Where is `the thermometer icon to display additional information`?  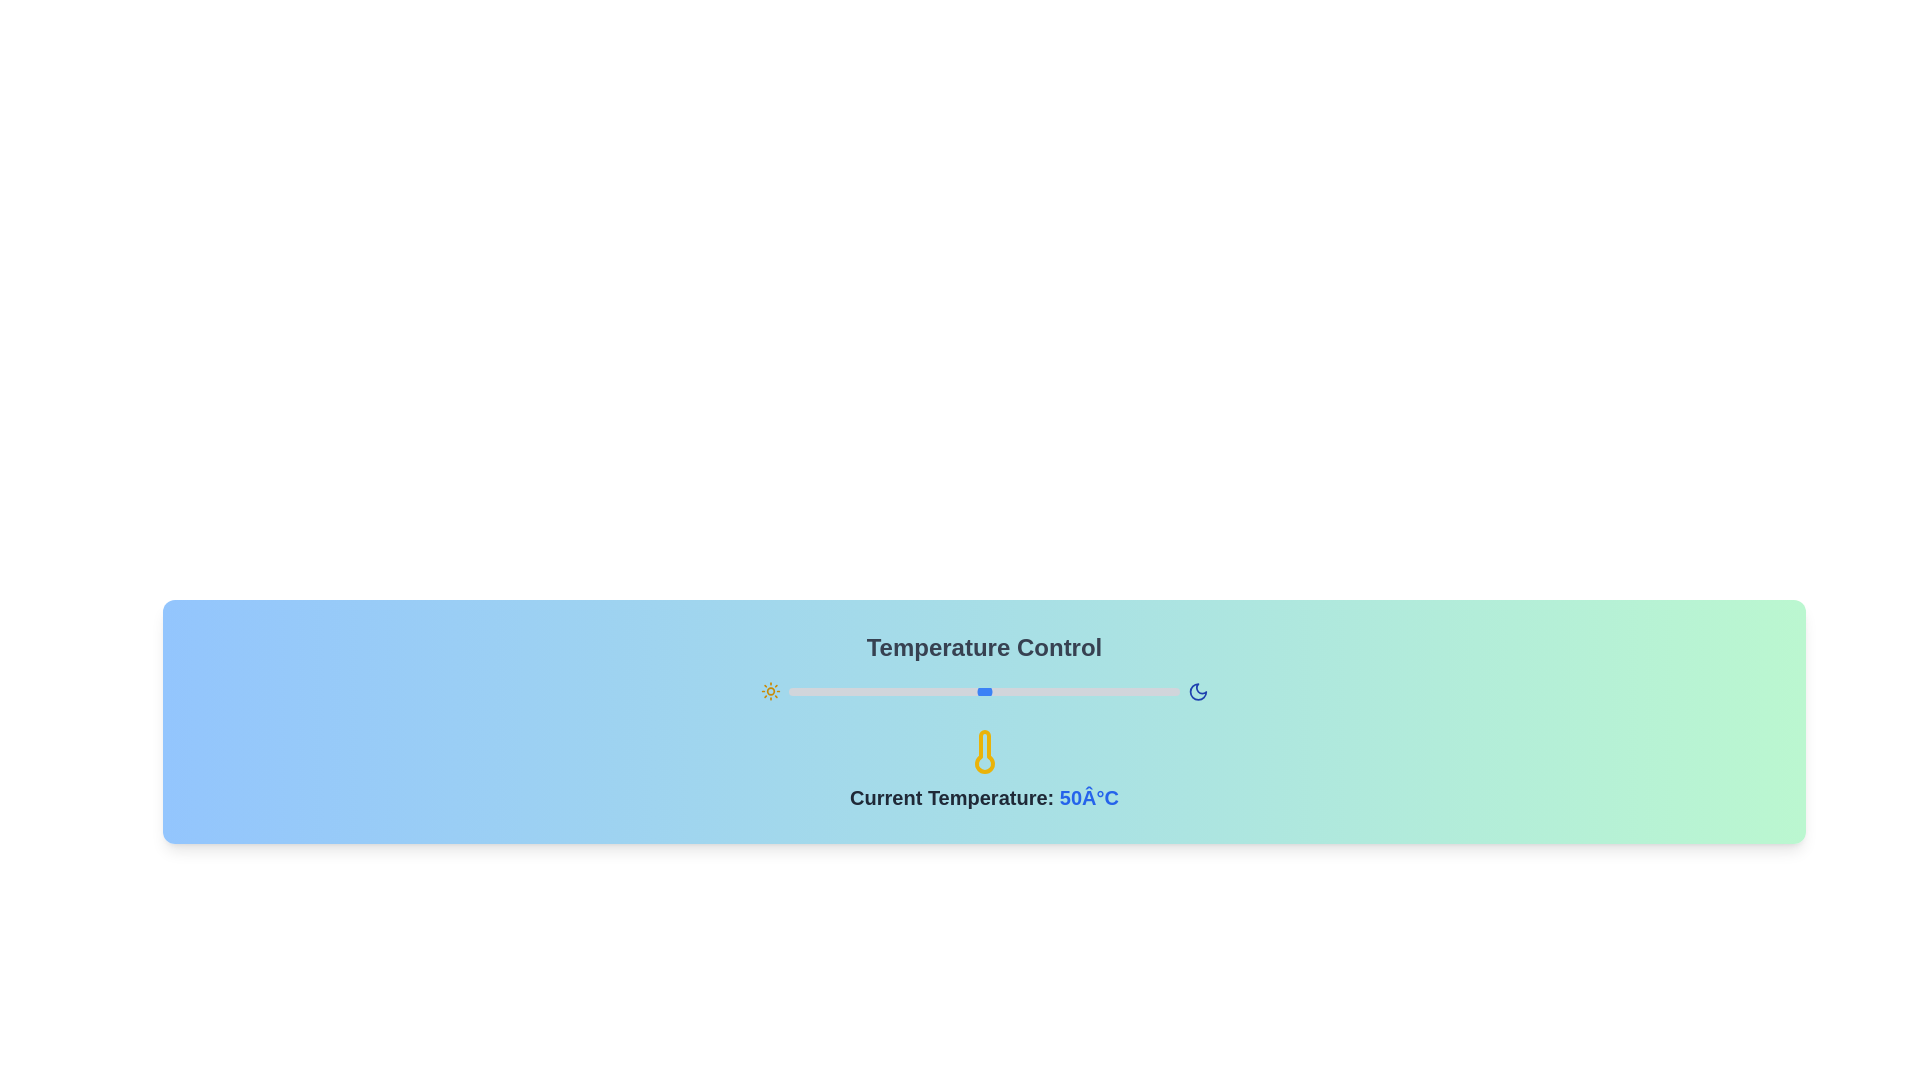 the thermometer icon to display additional information is located at coordinates (984, 752).